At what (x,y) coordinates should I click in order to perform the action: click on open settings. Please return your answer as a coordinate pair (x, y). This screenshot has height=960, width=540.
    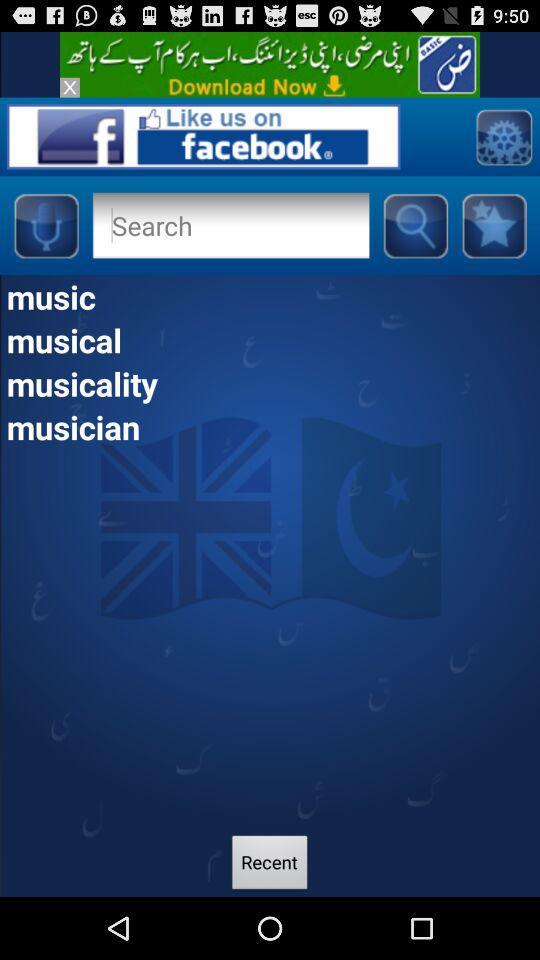
    Looking at the image, I should click on (502, 135).